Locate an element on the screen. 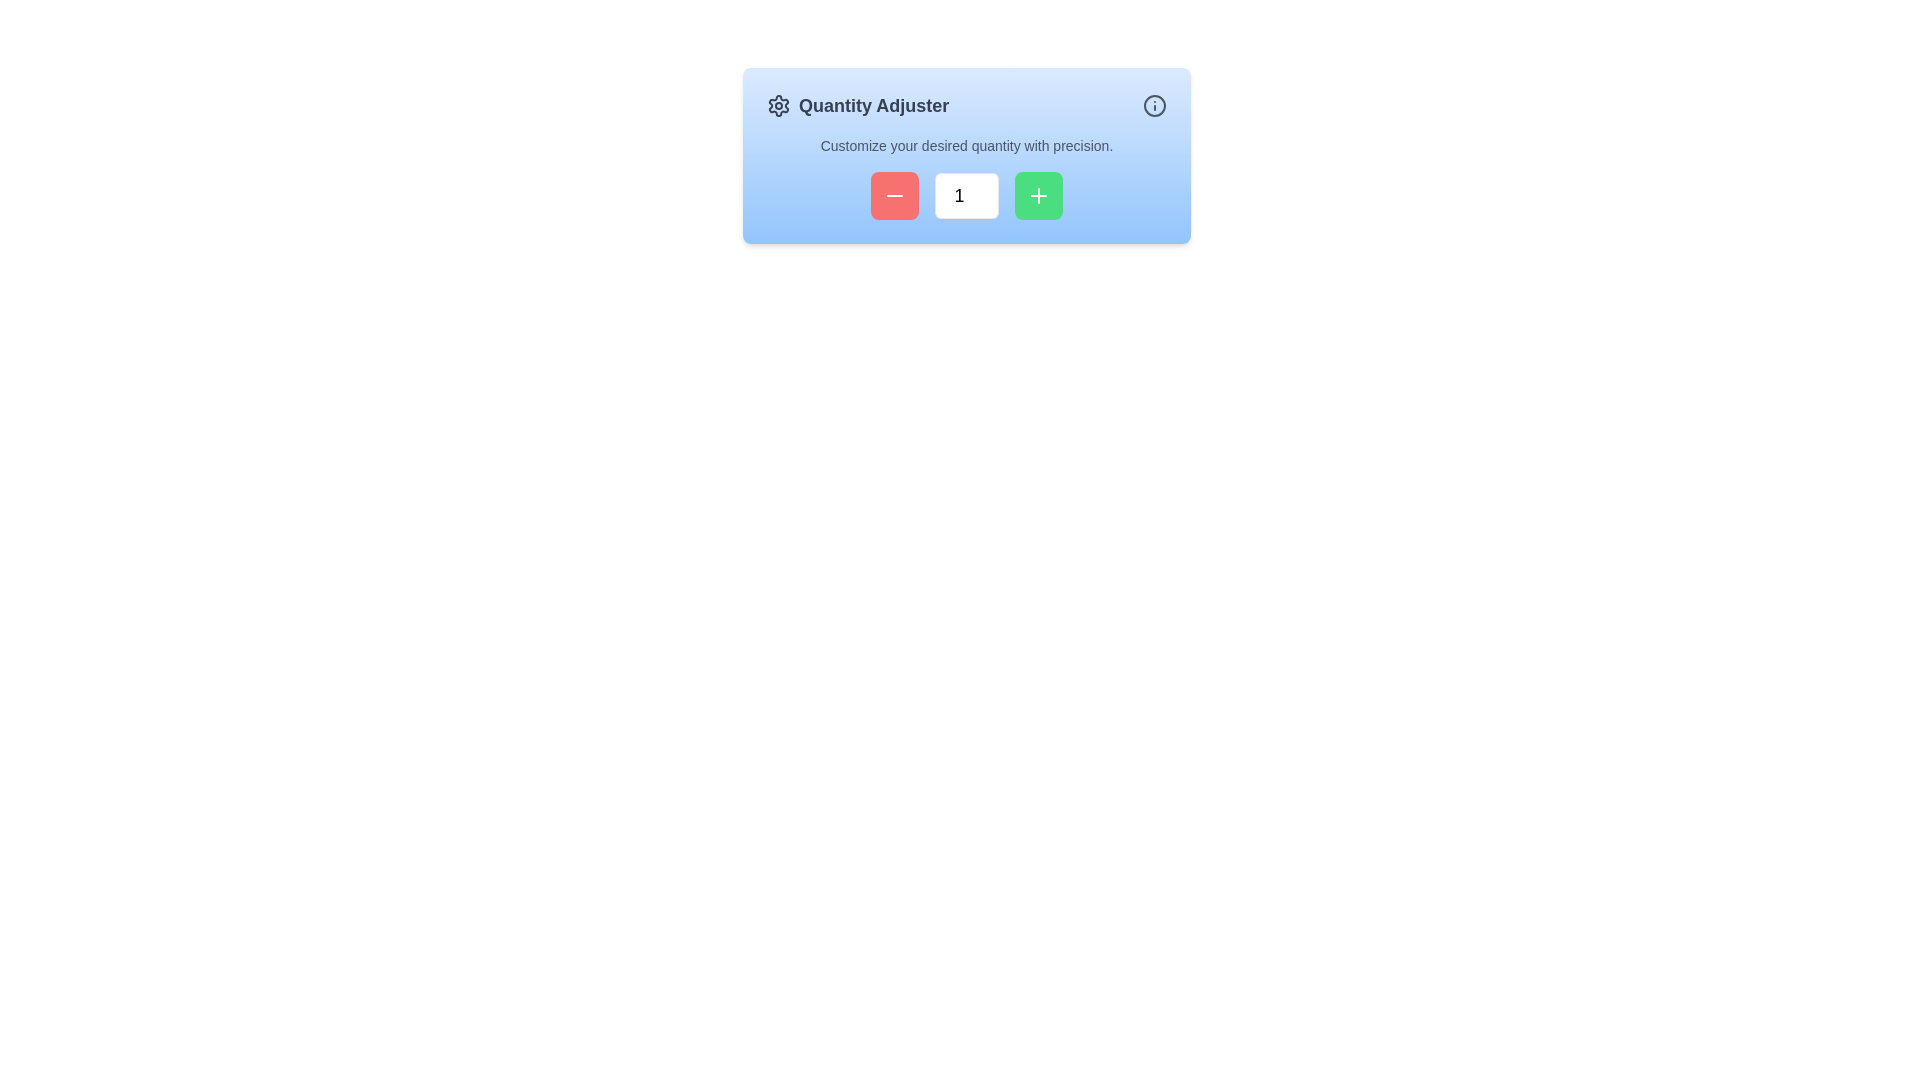 The width and height of the screenshot is (1920, 1080). the plus-shaped button, which is white on a green circular background, located at the top center of the interface to increase the count is located at coordinates (1038, 196).